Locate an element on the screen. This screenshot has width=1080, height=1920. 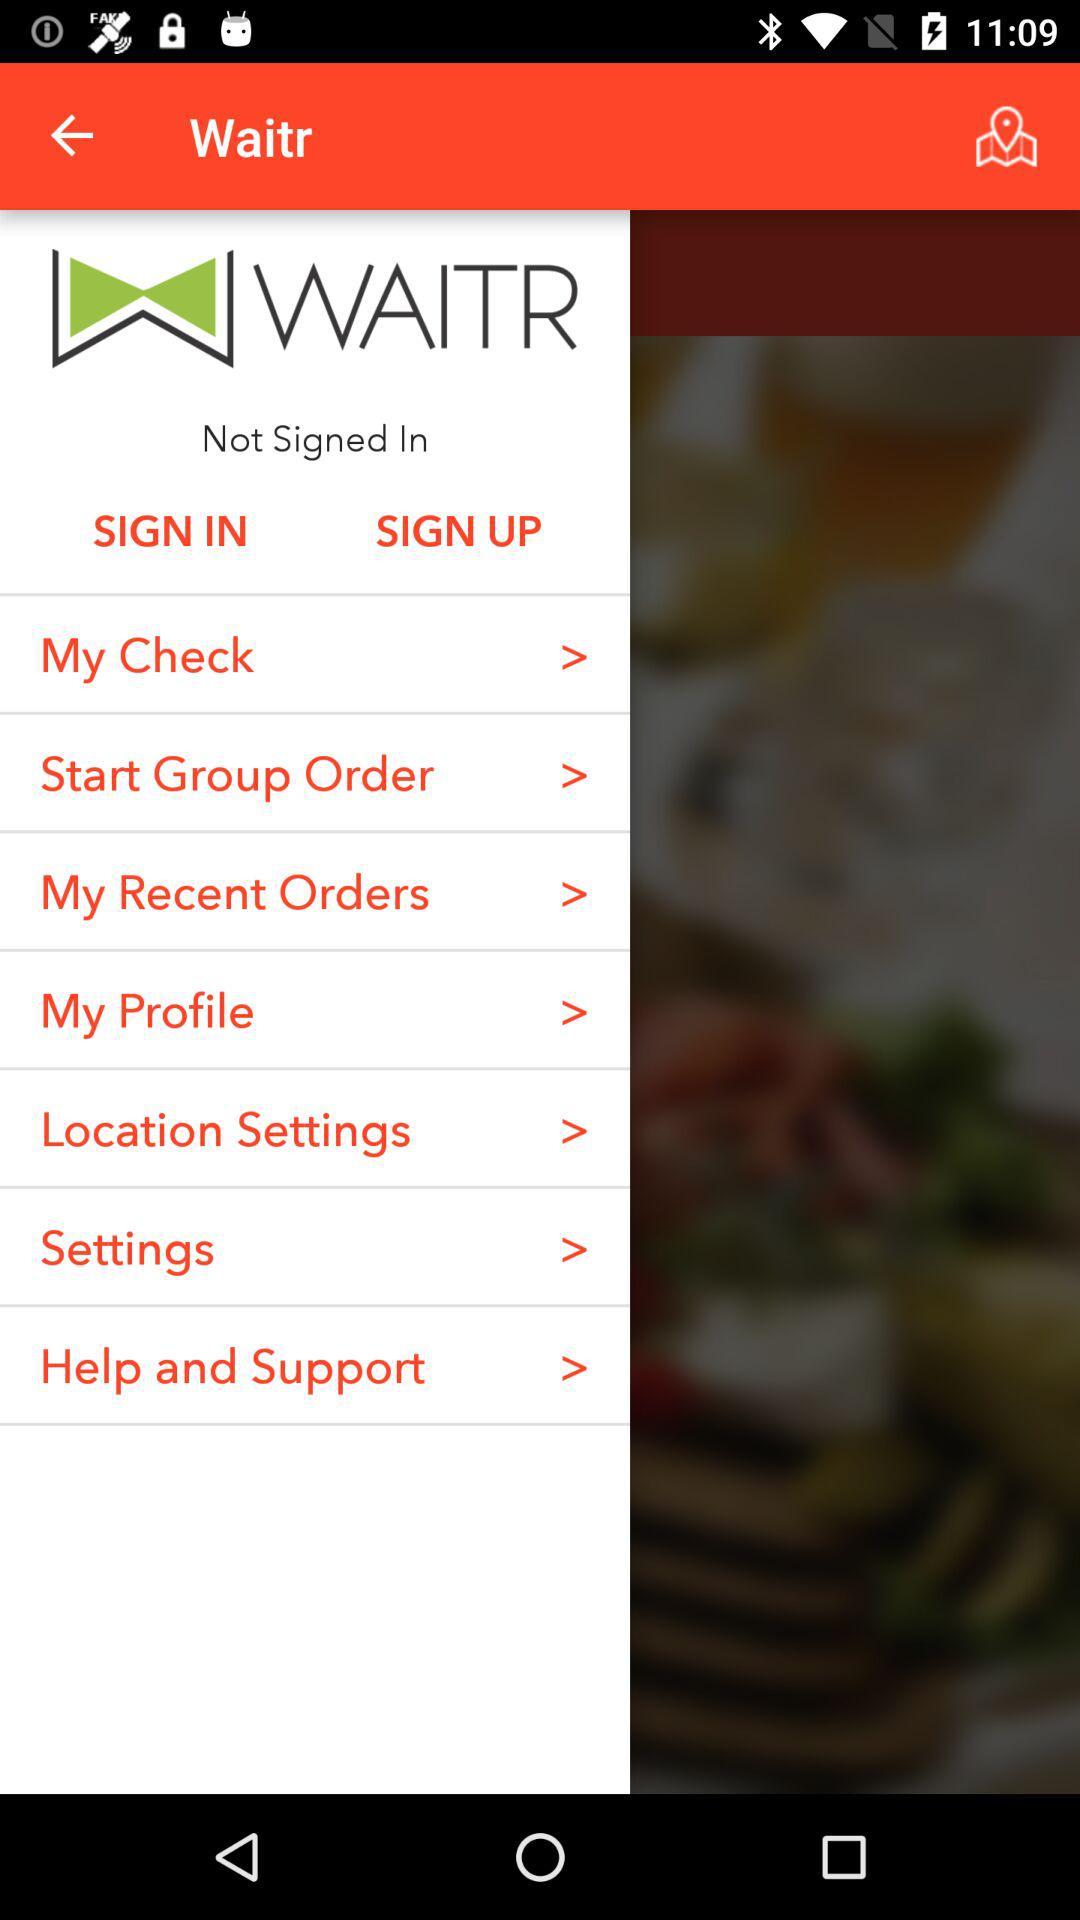
the item below the sign up is located at coordinates (574, 653).